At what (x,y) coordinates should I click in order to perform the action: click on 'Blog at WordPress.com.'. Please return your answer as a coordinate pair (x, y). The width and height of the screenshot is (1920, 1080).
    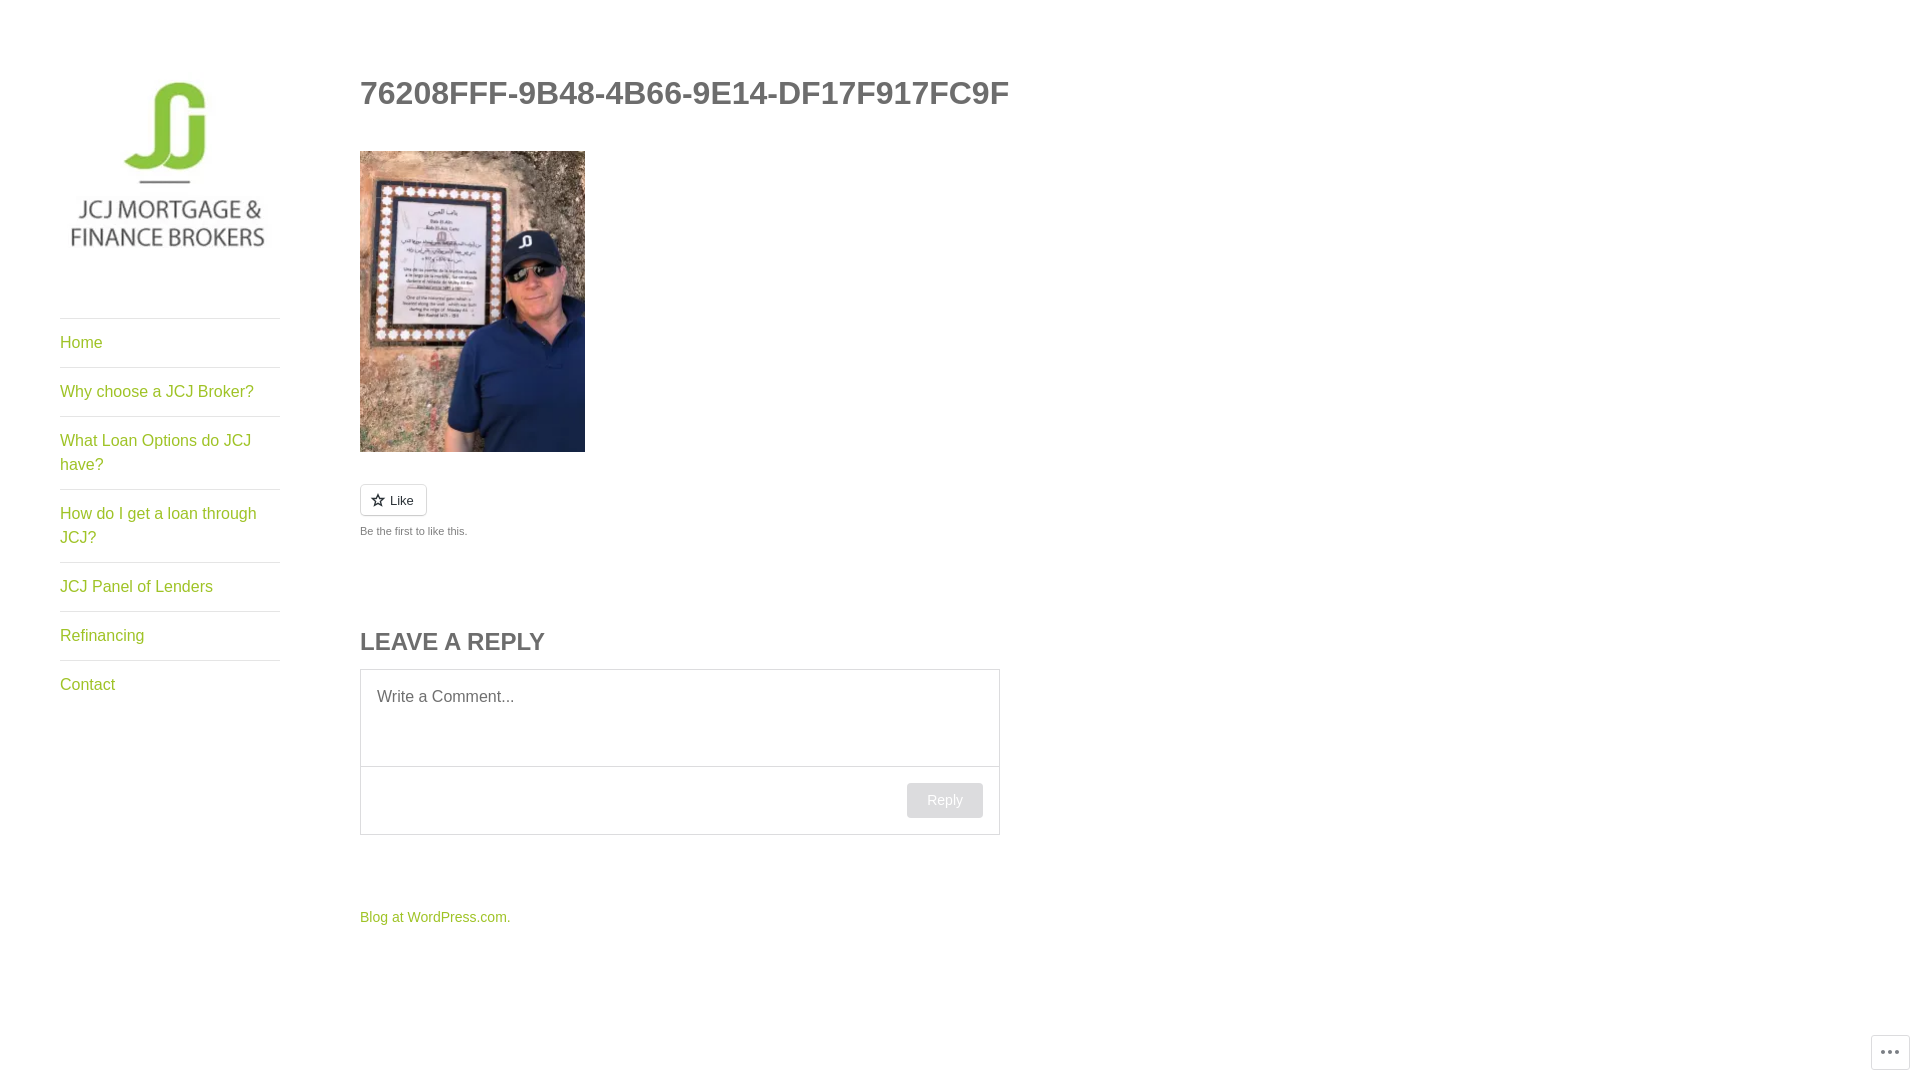
    Looking at the image, I should click on (360, 917).